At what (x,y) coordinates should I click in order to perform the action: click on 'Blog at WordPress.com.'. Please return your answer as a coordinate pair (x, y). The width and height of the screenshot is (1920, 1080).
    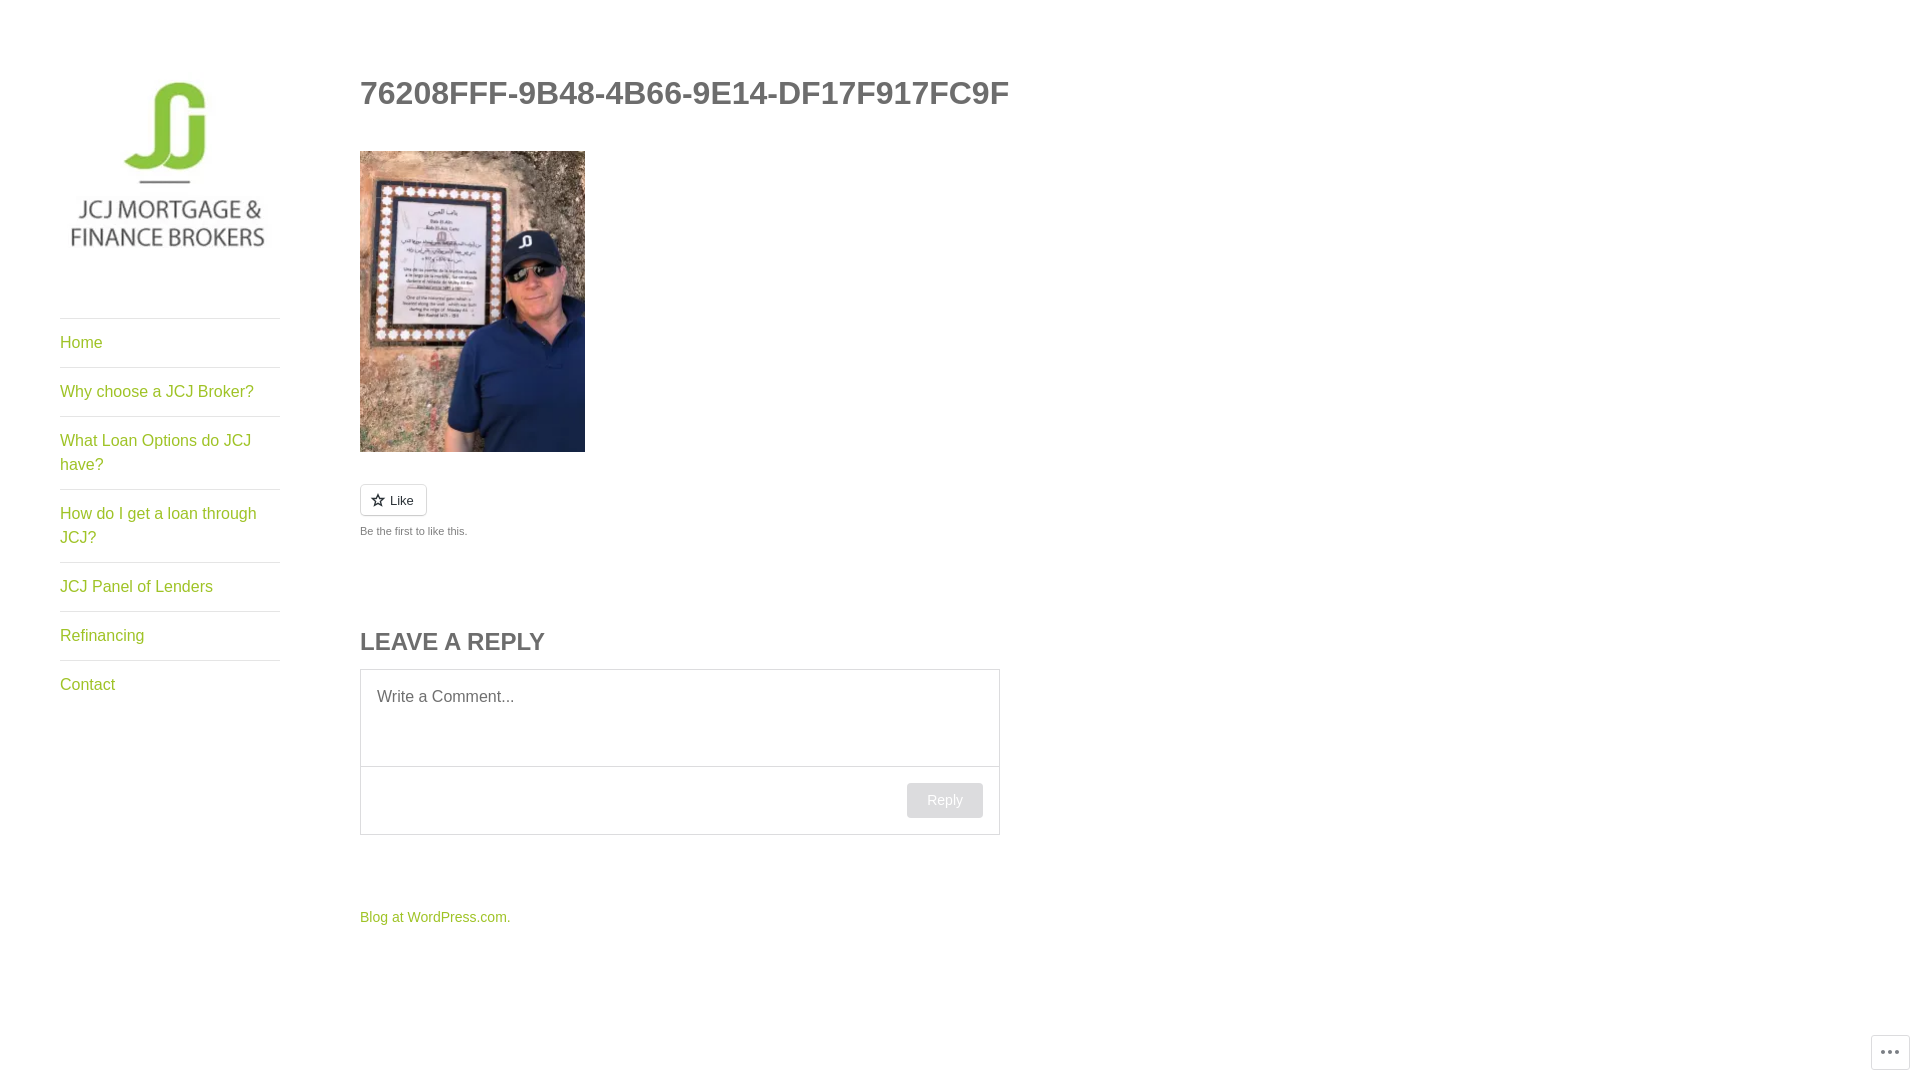
    Looking at the image, I should click on (360, 917).